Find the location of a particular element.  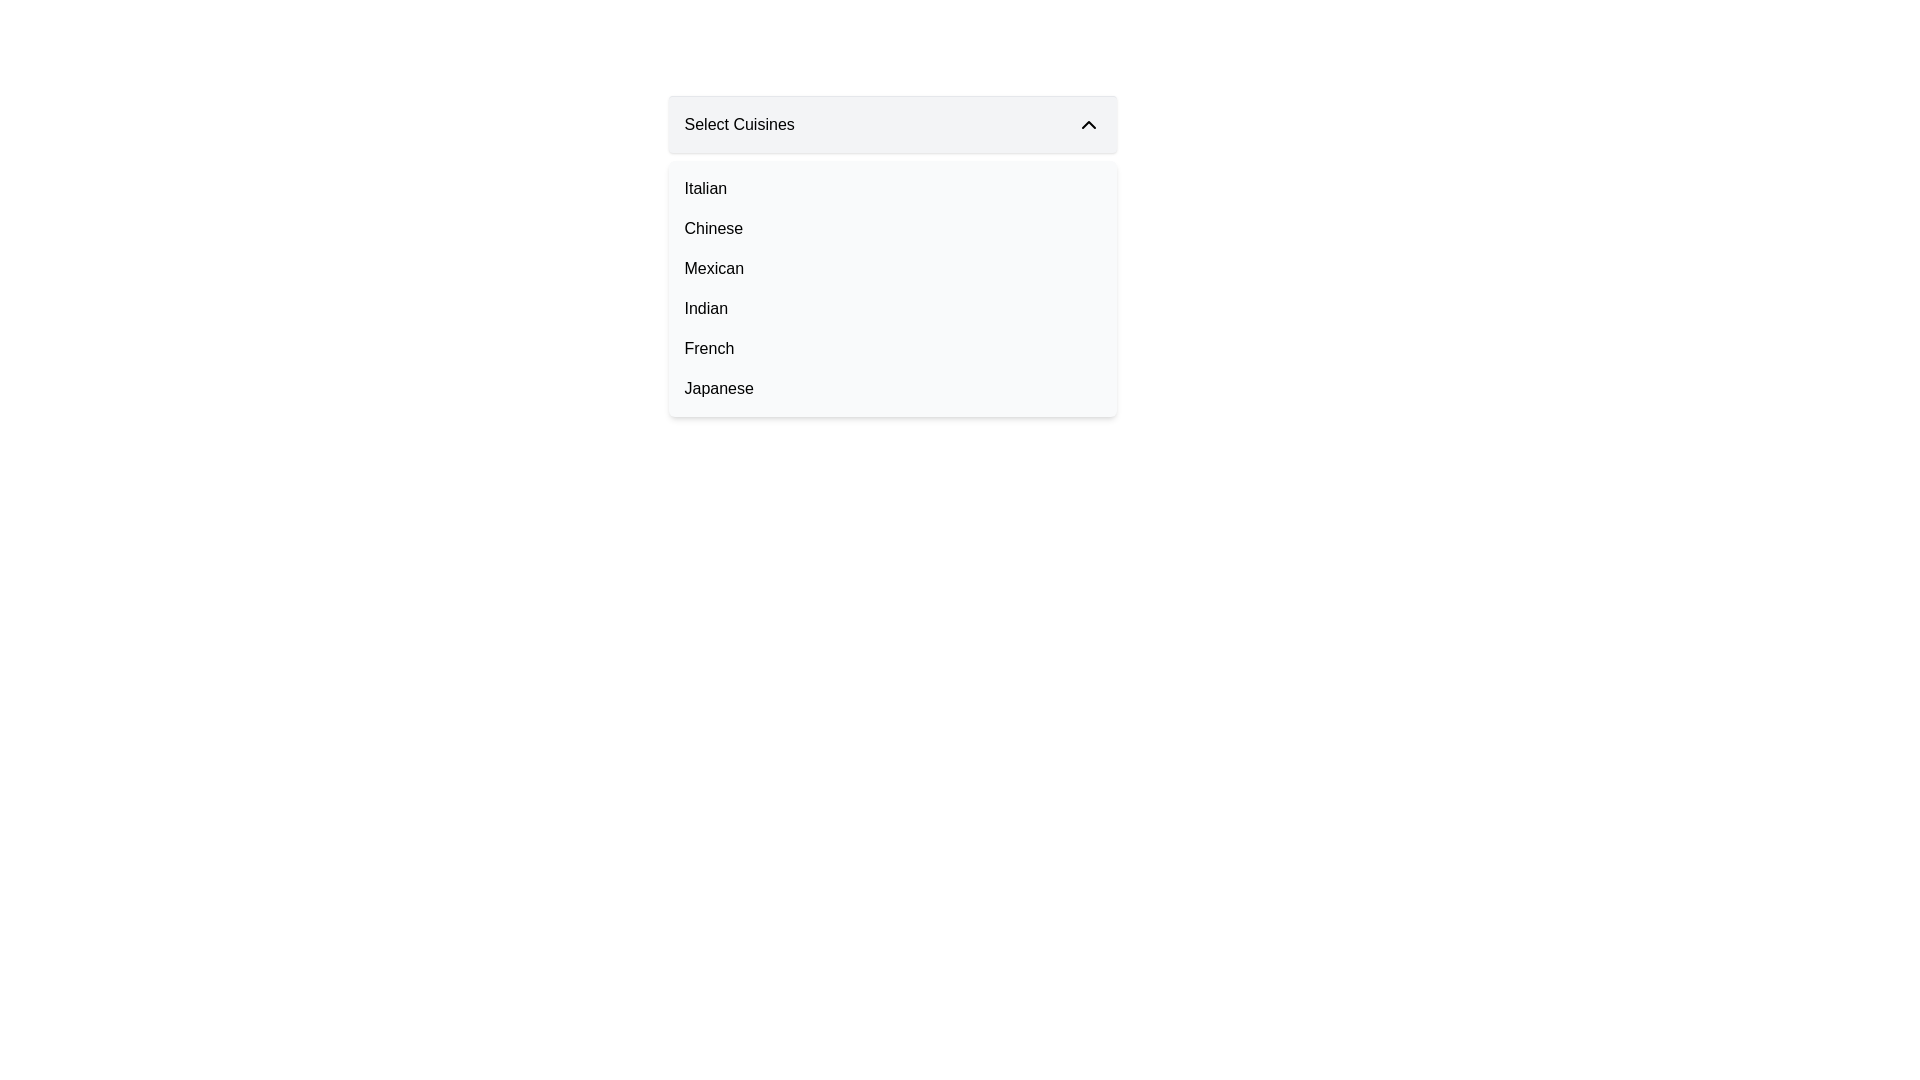

the text element displaying 'Italian' located within the dropdown menu beneath the label 'Select Cuisines' is located at coordinates (705, 189).